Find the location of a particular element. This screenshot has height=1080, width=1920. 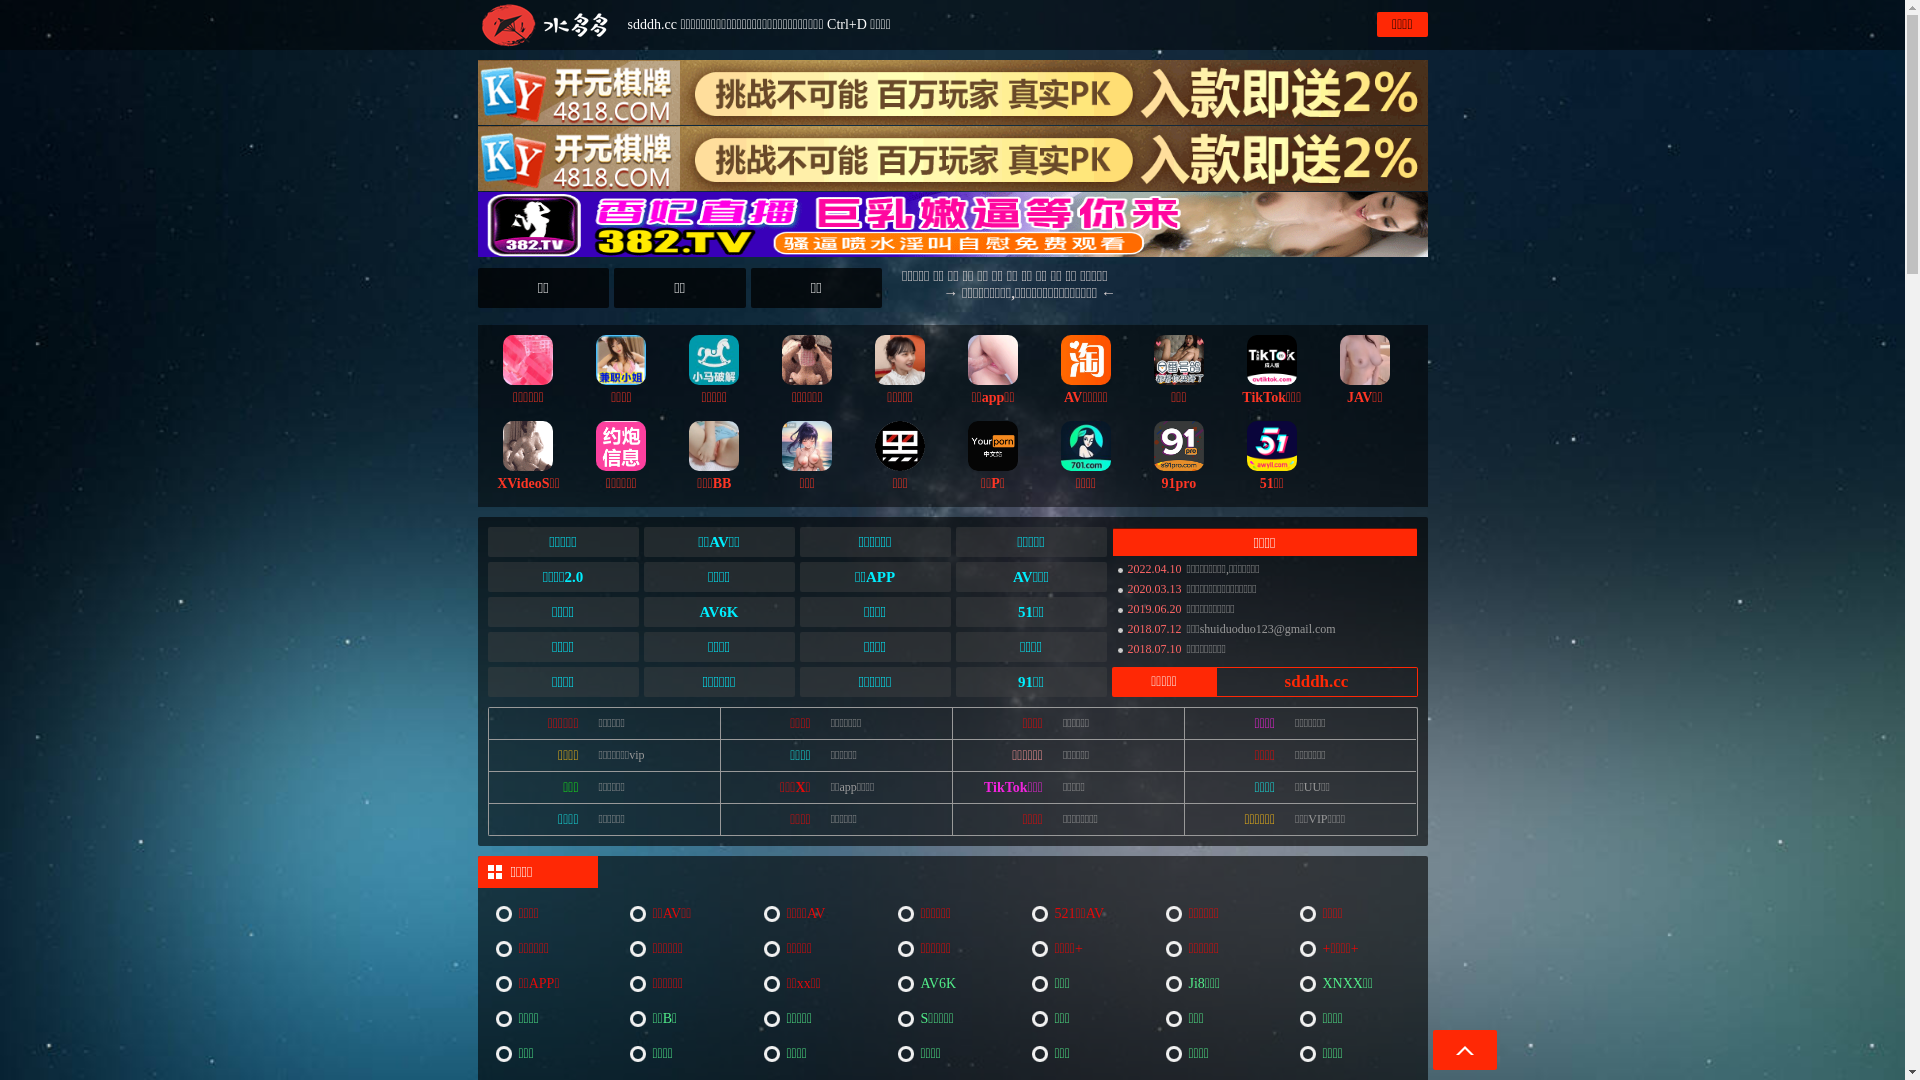

'AV6K' is located at coordinates (719, 611).